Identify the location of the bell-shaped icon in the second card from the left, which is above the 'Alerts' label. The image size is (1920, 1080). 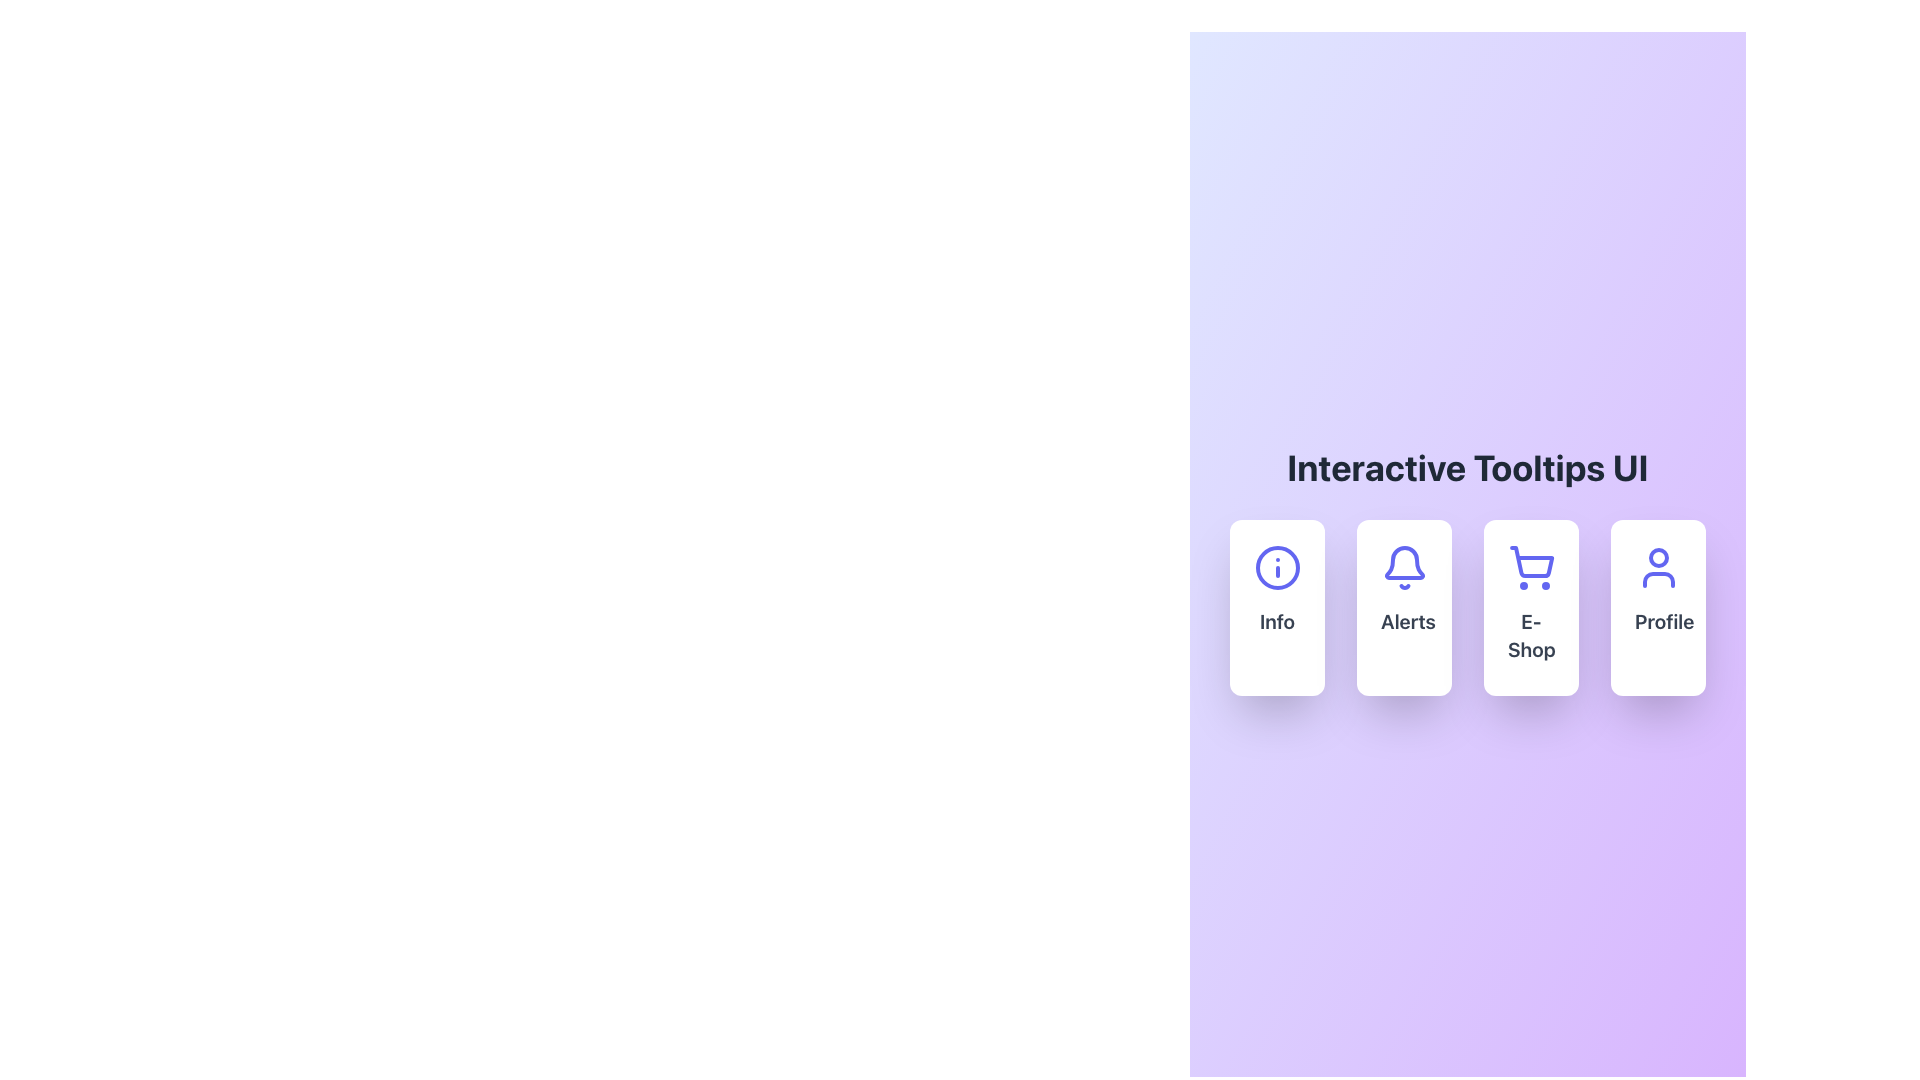
(1404, 567).